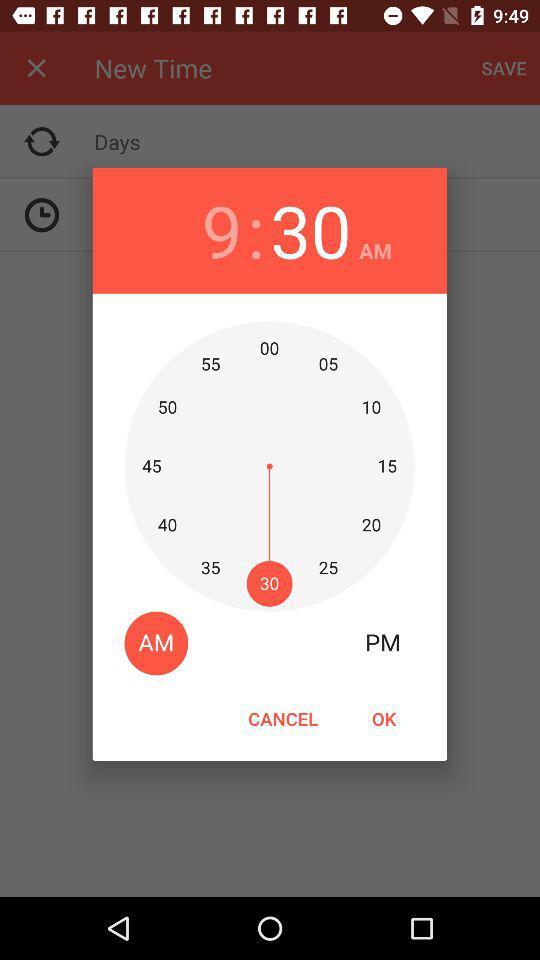  Describe the element at coordinates (383, 718) in the screenshot. I see `icon next to the cancel item` at that location.